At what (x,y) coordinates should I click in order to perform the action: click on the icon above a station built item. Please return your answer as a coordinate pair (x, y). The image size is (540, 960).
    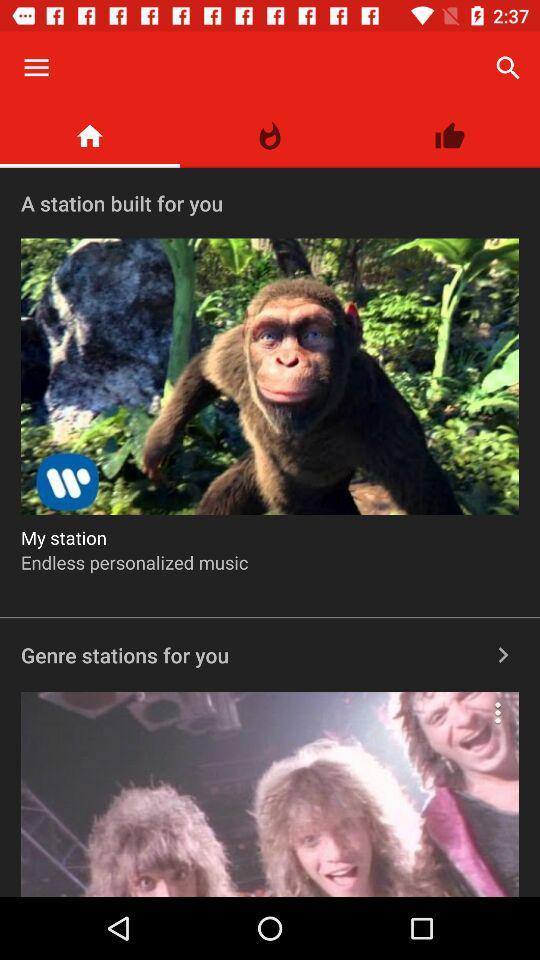
    Looking at the image, I should click on (449, 135).